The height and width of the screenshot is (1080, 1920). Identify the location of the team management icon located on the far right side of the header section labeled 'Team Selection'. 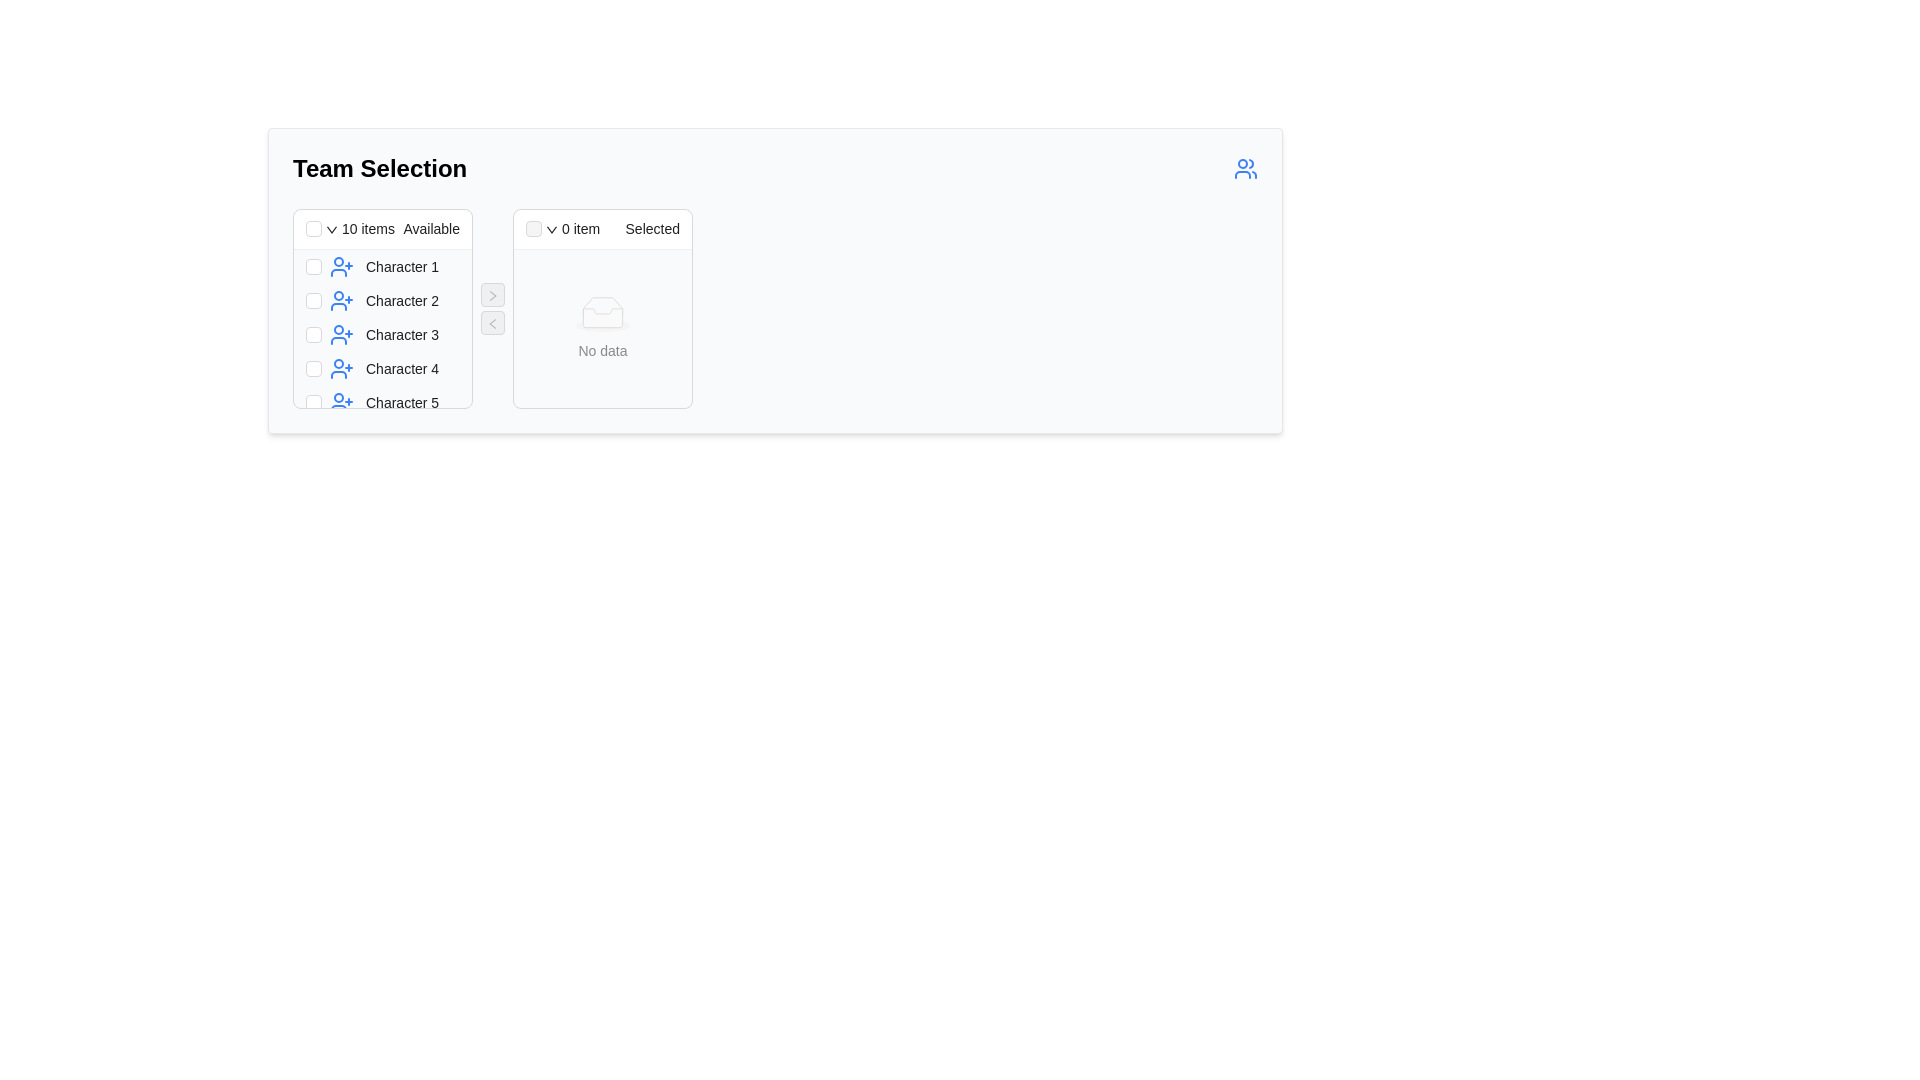
(1245, 168).